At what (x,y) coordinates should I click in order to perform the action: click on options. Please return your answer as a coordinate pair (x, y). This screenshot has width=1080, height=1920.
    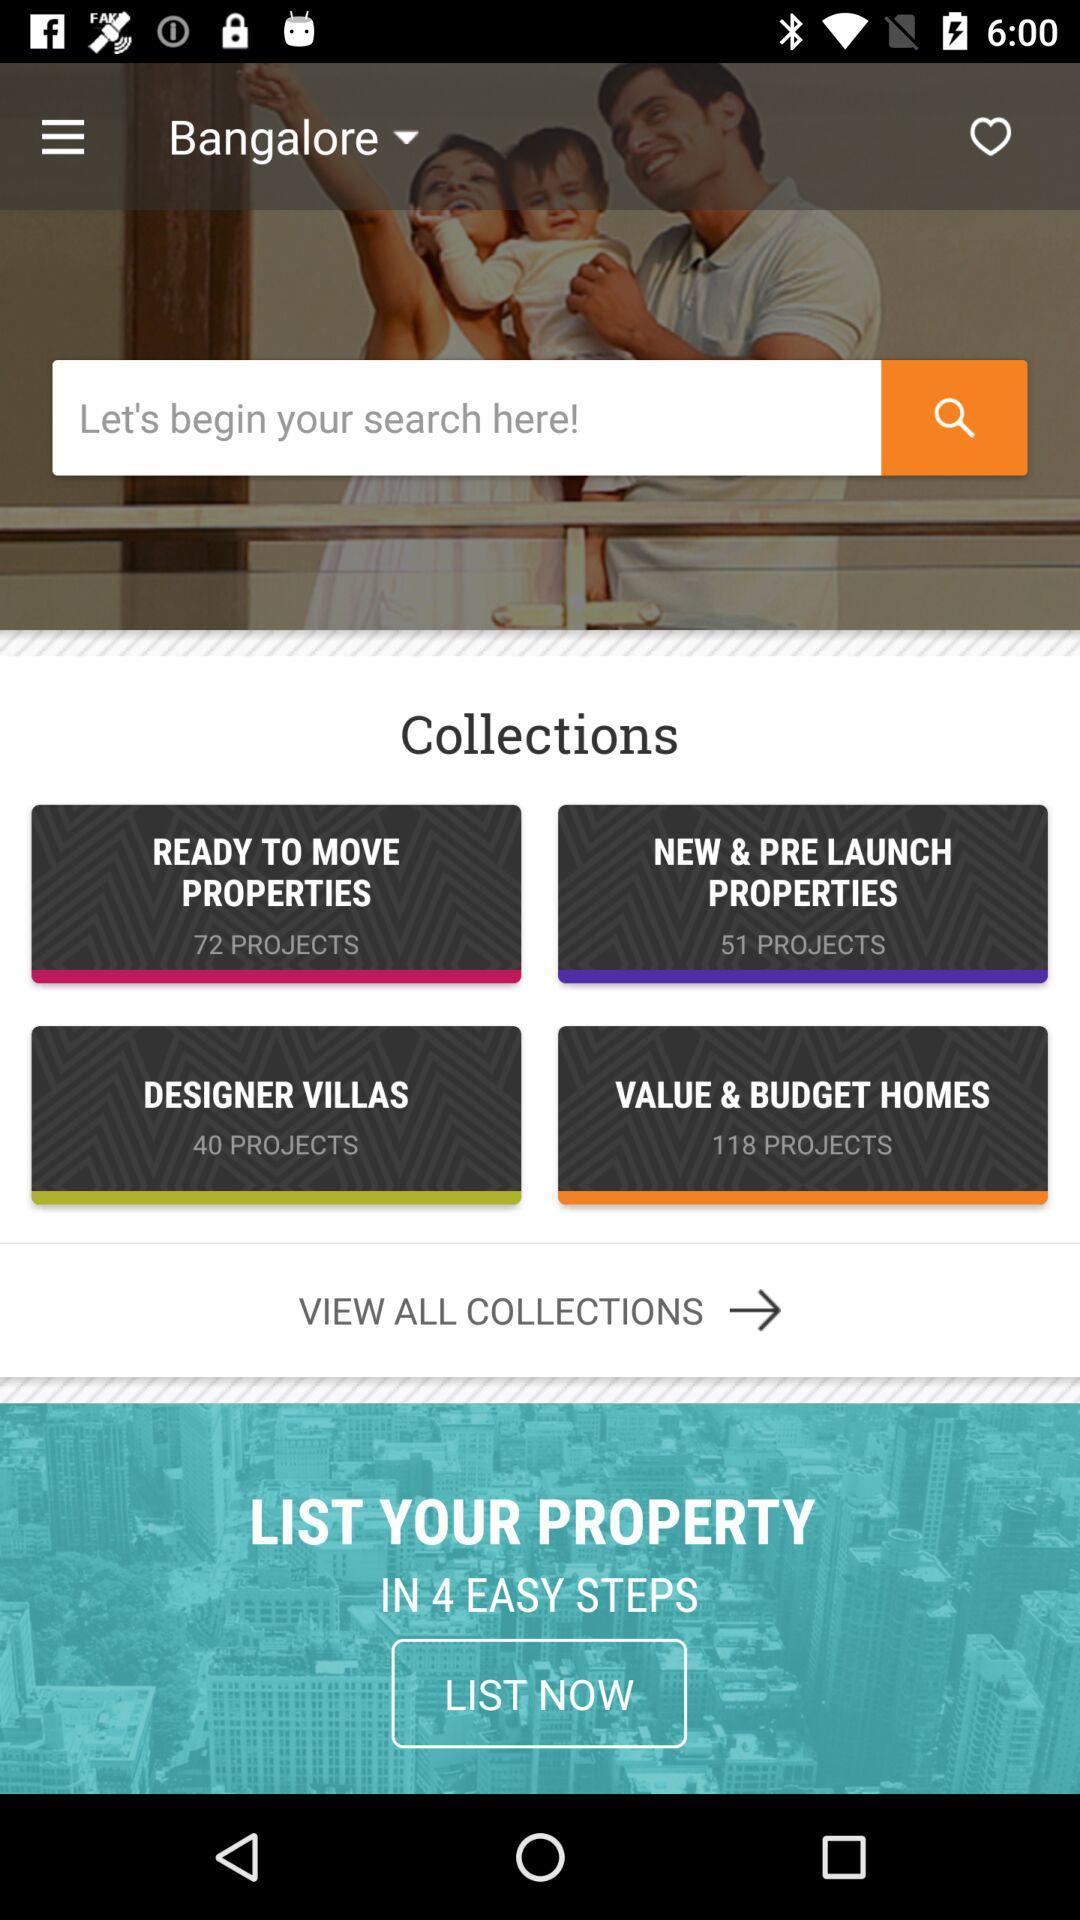
    Looking at the image, I should click on (83, 135).